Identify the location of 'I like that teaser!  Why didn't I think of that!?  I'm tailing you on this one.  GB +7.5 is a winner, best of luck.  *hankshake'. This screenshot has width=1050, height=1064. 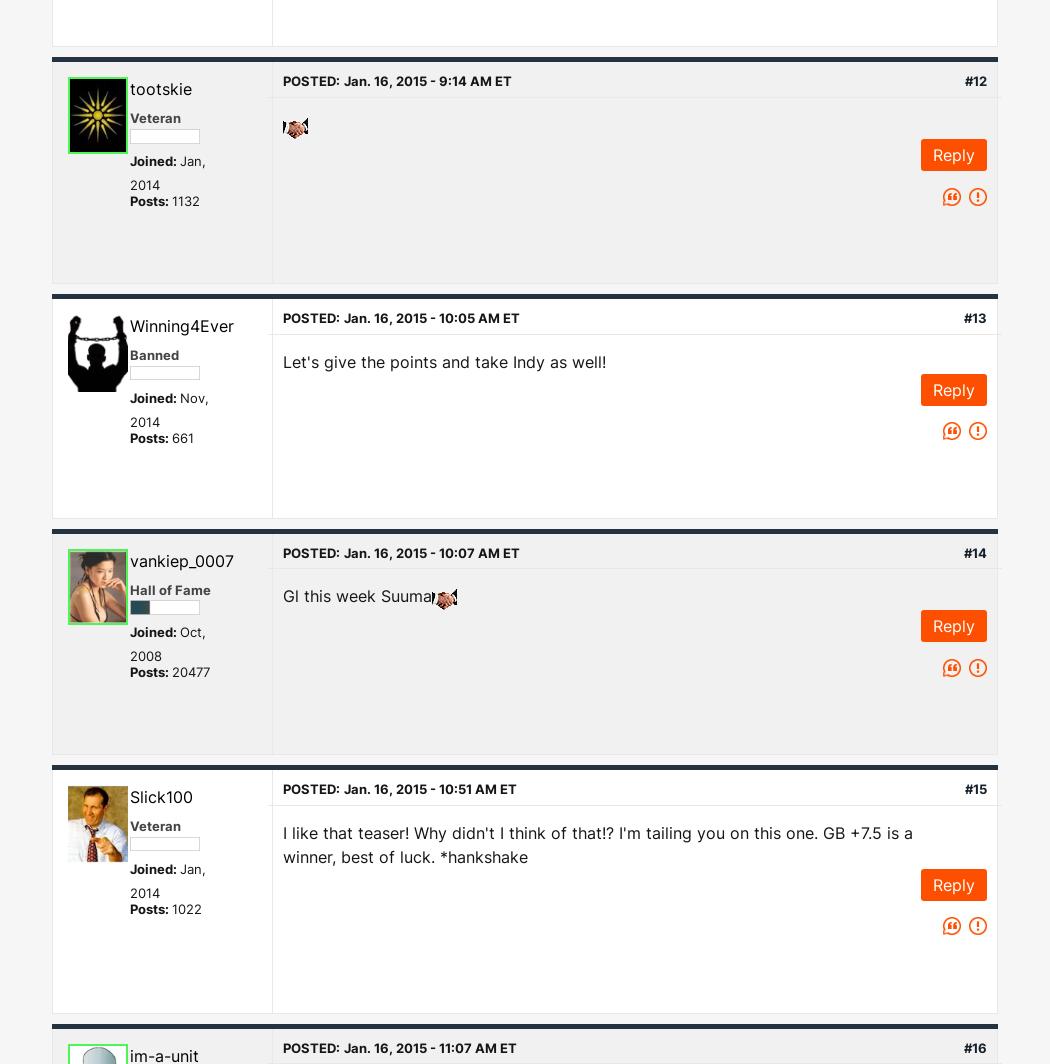
(596, 843).